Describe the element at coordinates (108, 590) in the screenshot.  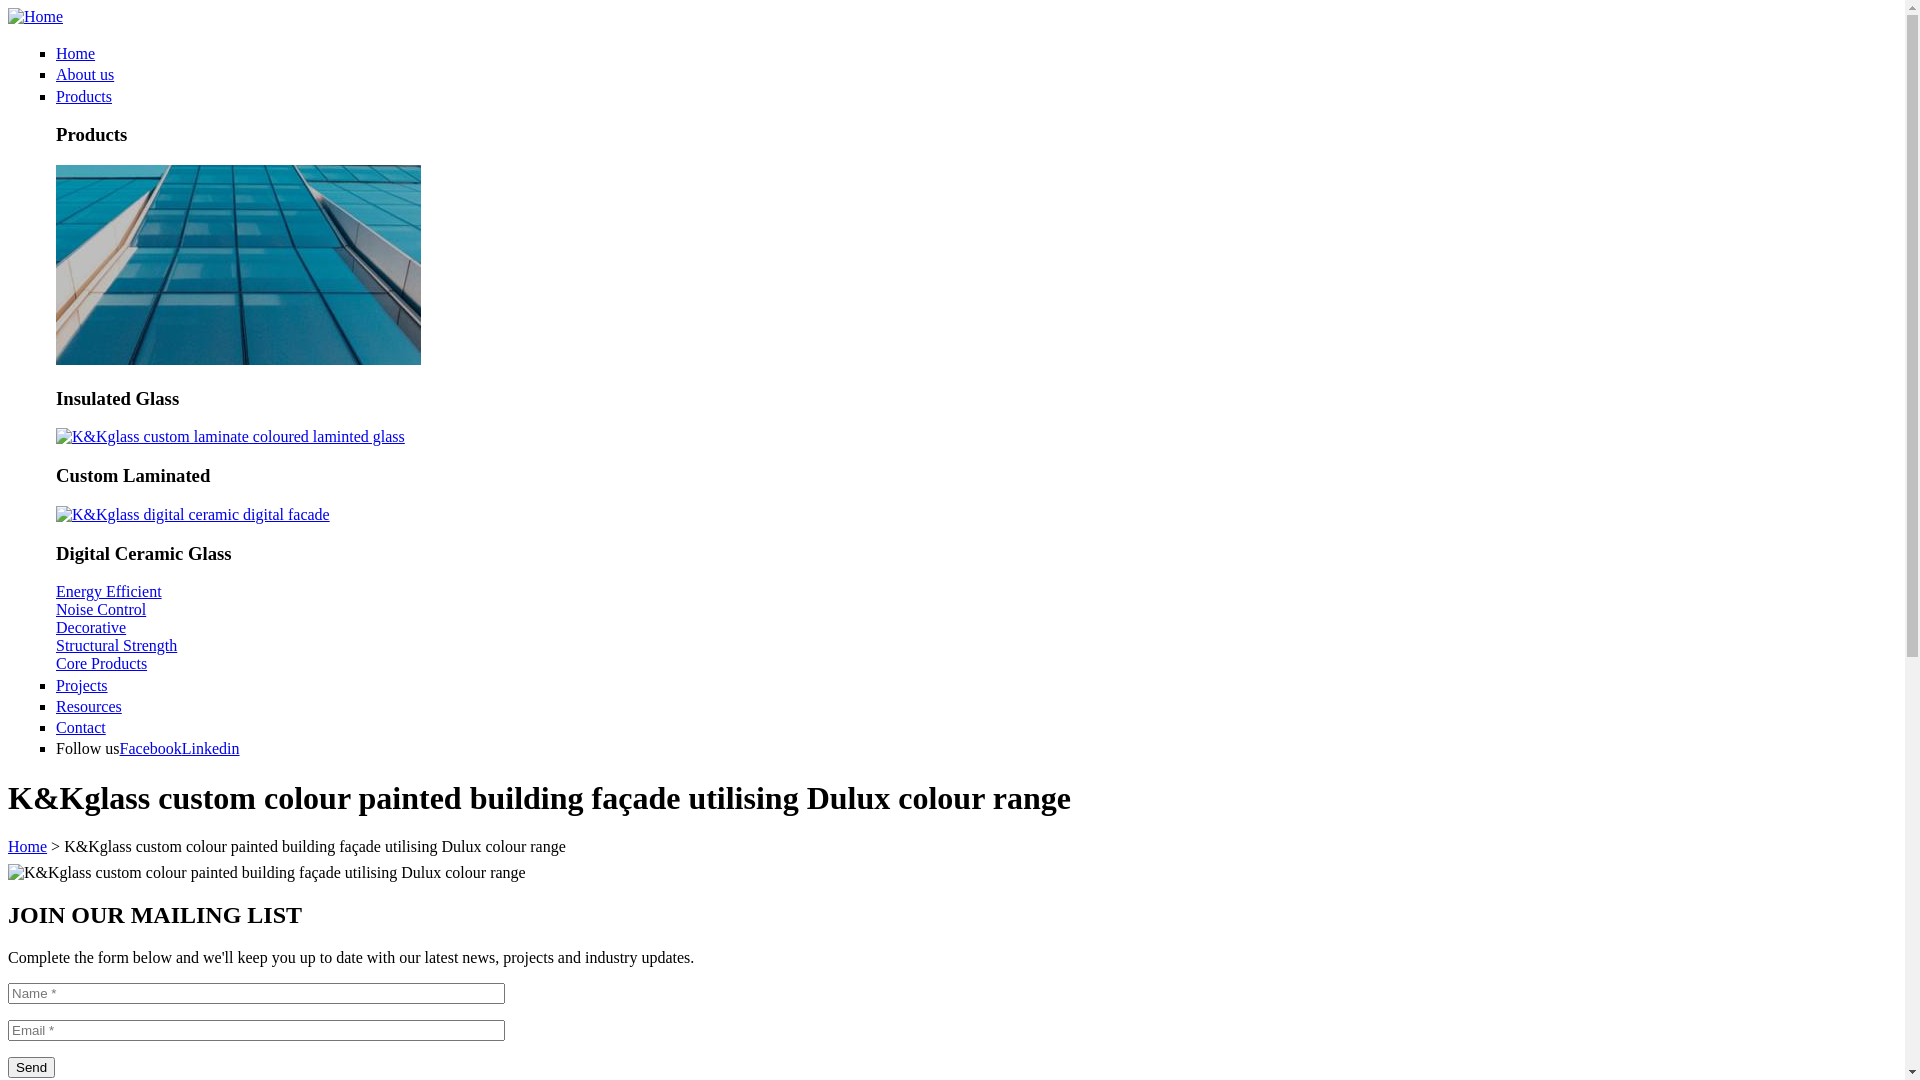
I see `'Energy Efficient'` at that location.